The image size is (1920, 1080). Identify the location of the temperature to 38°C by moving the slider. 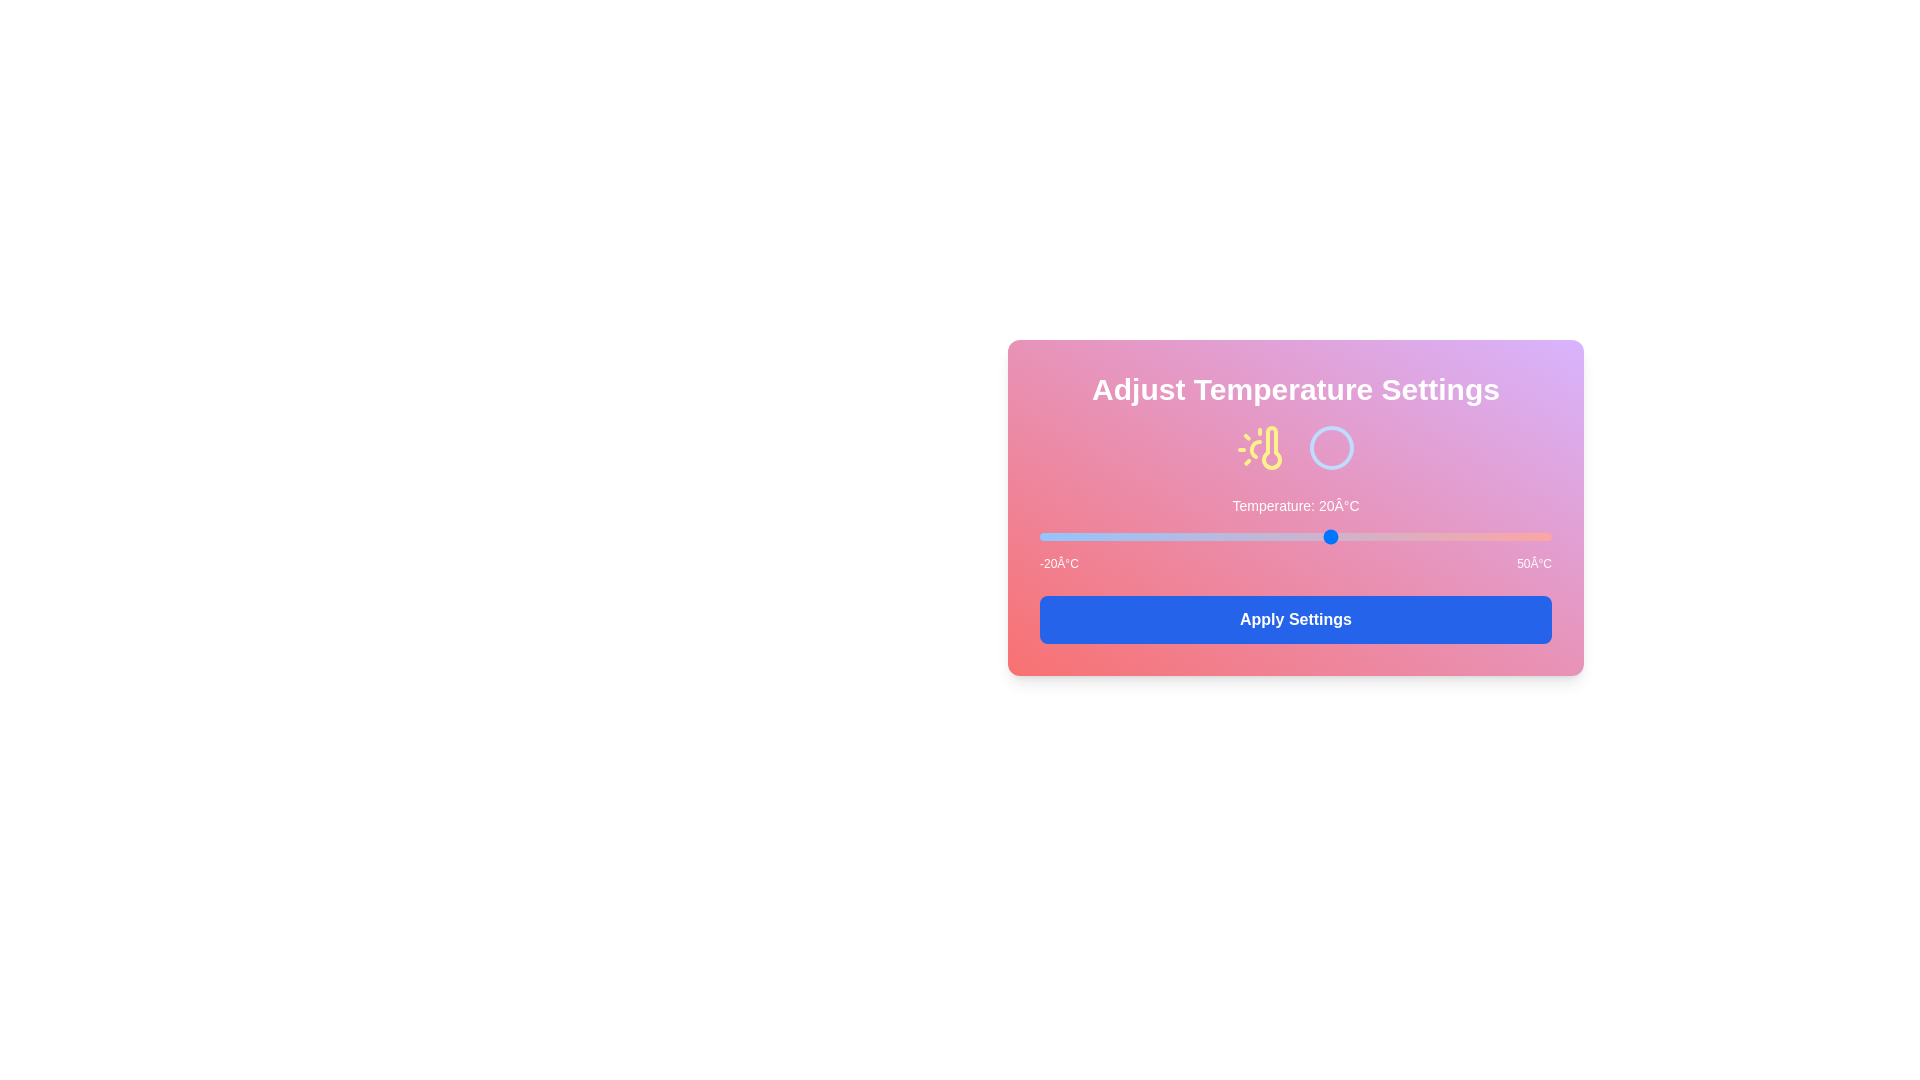
(1464, 535).